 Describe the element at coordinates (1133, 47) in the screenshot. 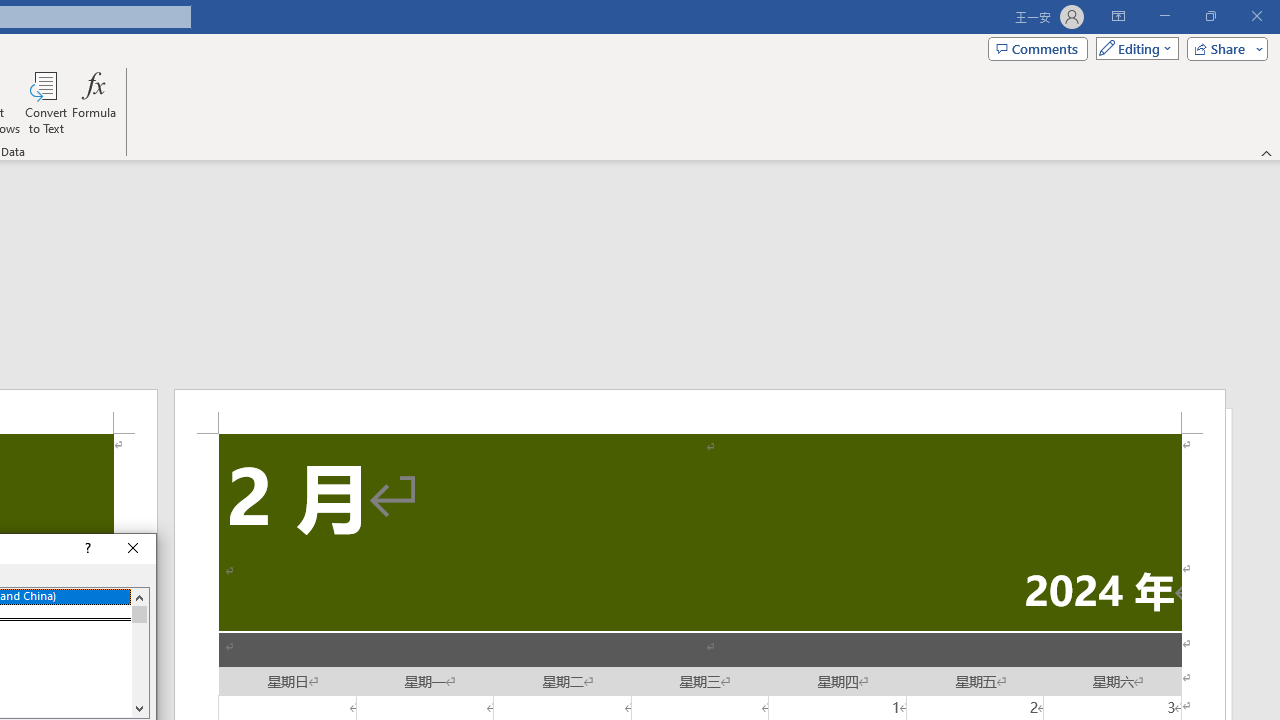

I see `'Mode'` at that location.